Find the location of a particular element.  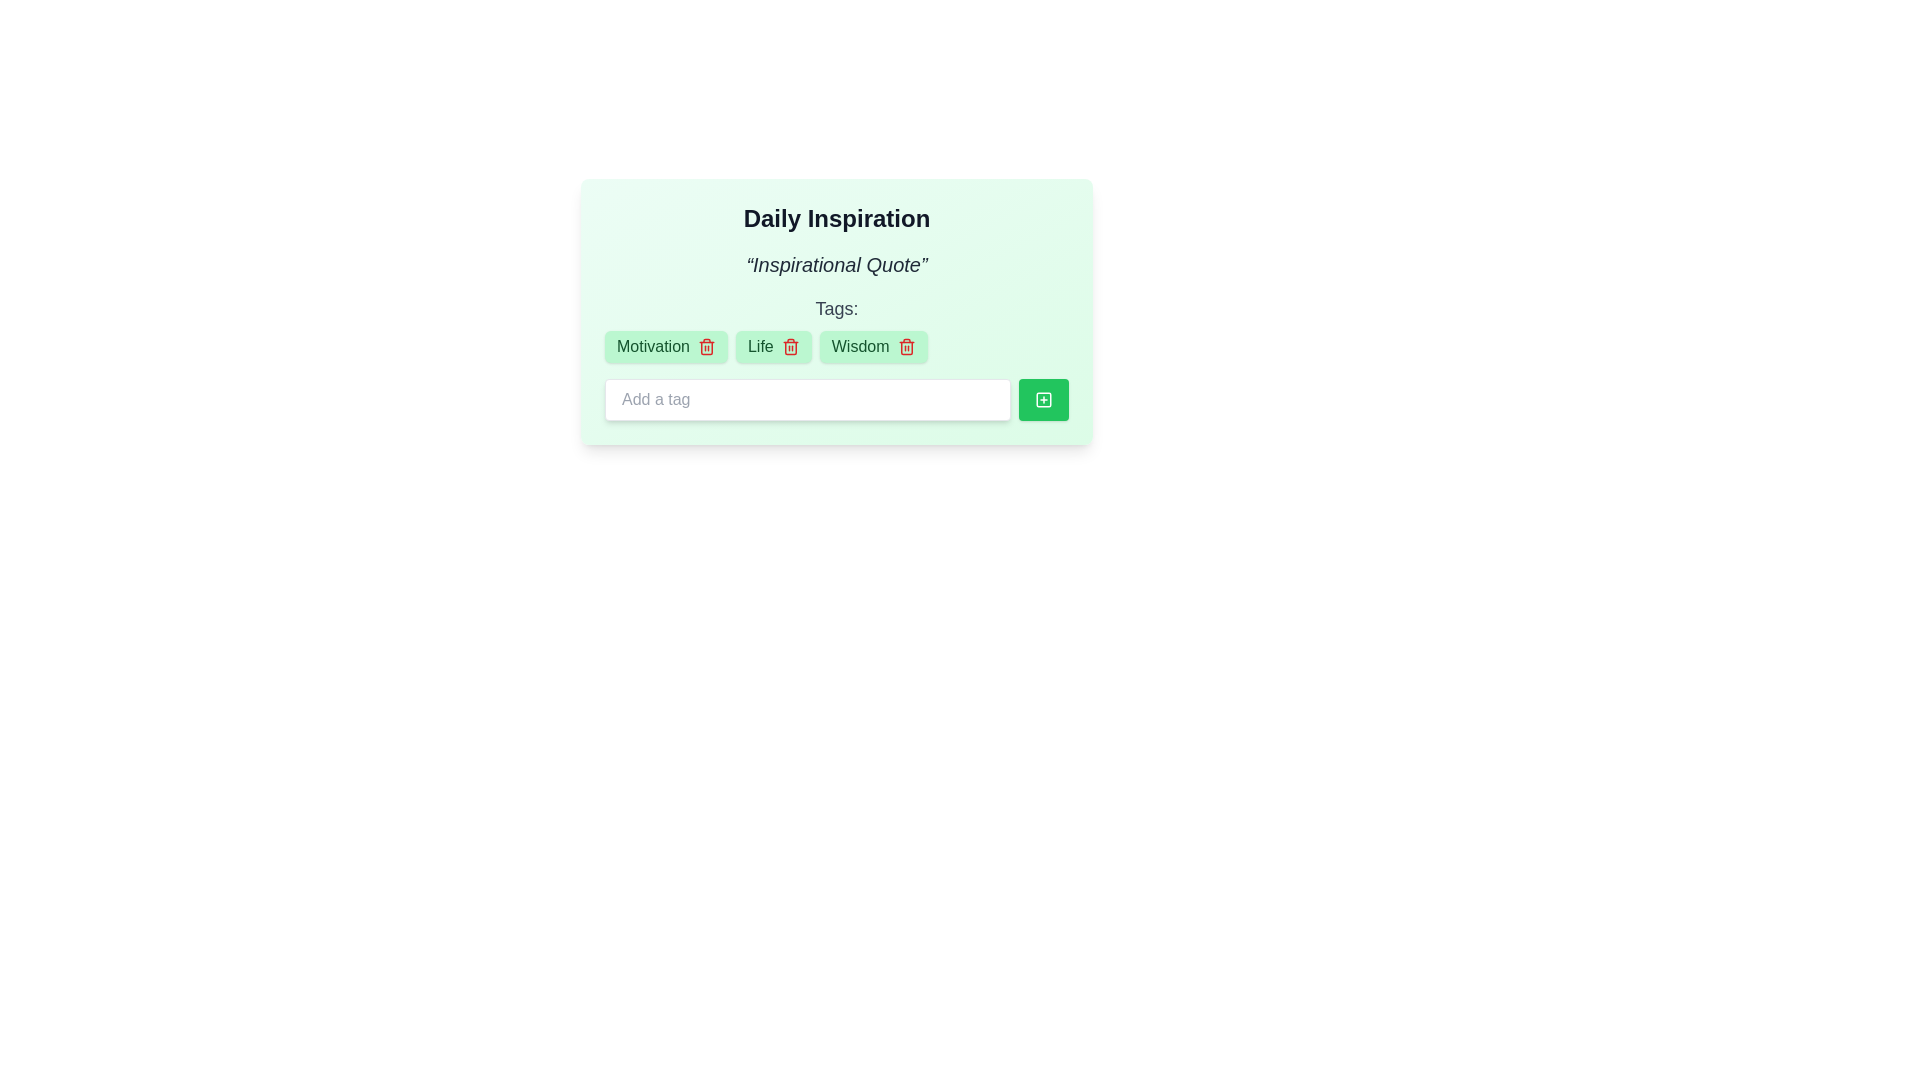

the green button with a white outlined plus icon is located at coordinates (1042, 400).